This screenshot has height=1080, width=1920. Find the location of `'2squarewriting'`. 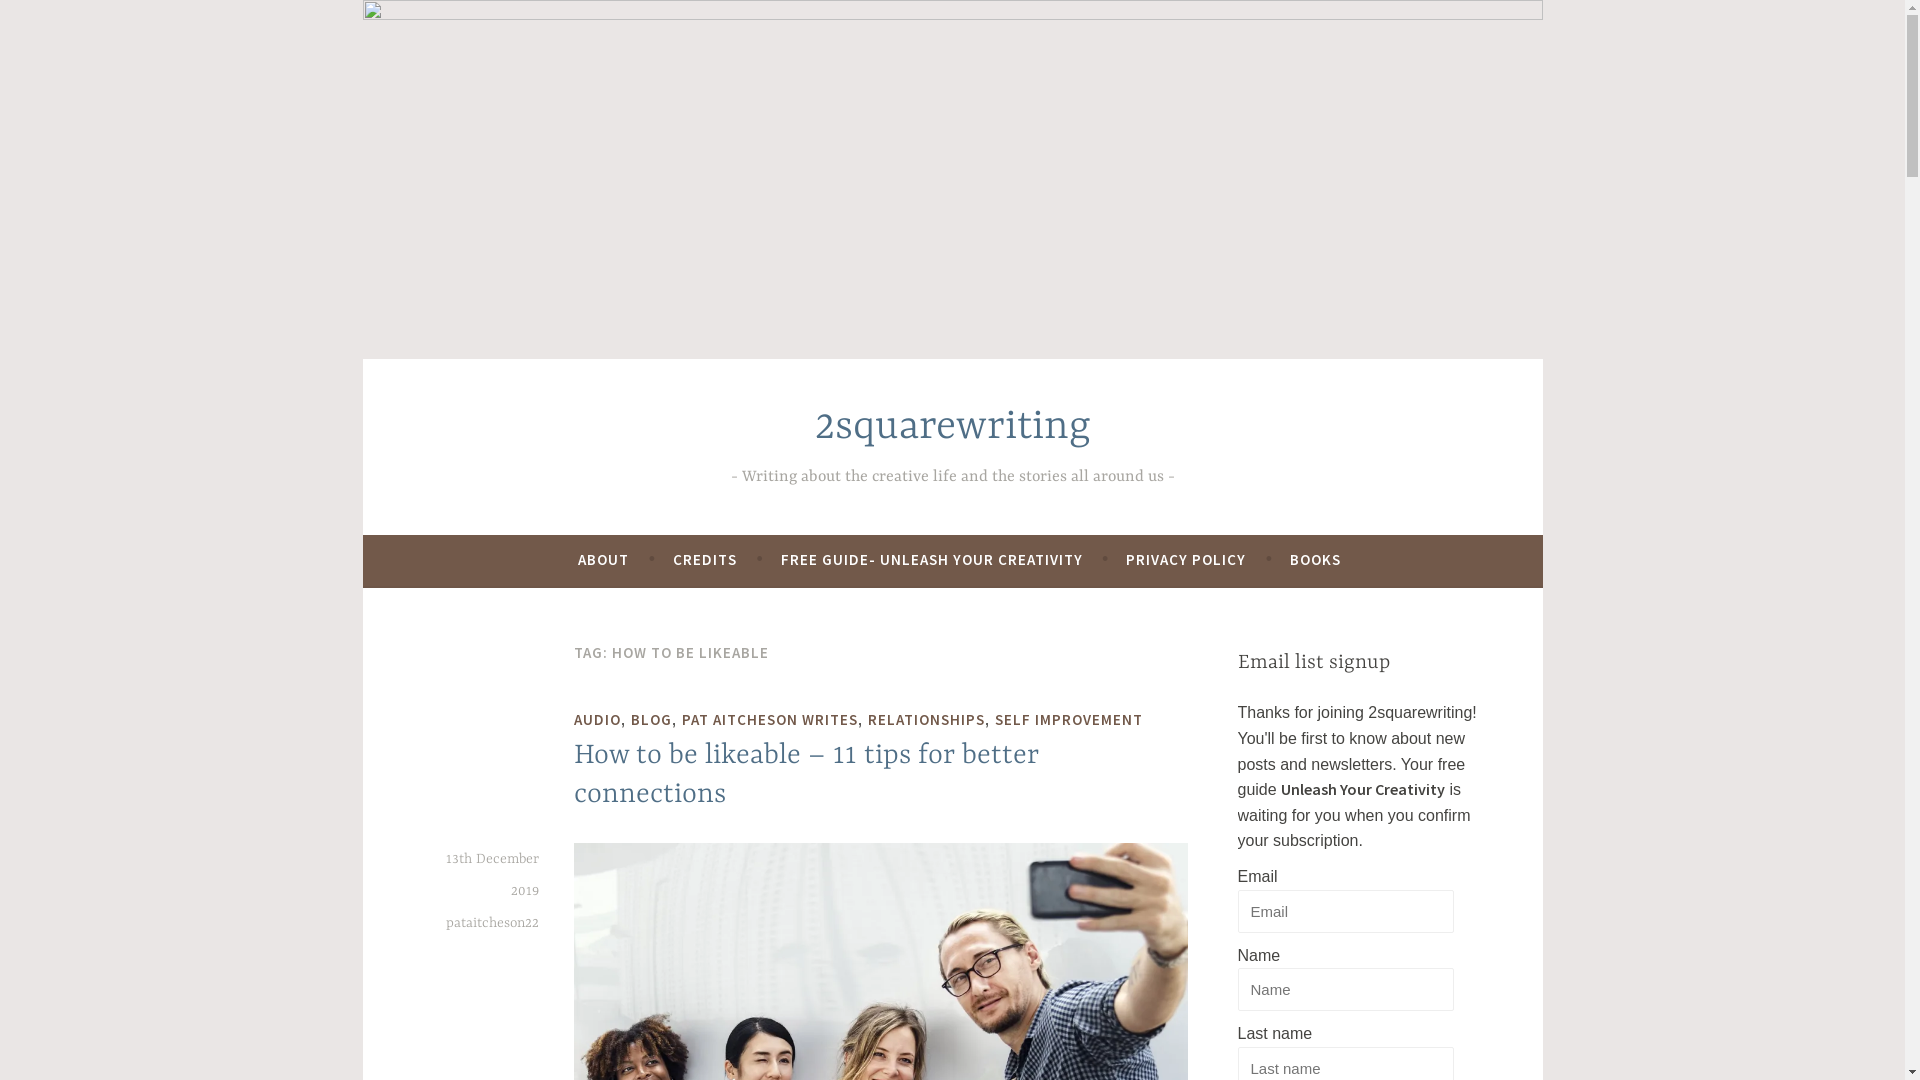

'2squarewriting' is located at coordinates (950, 426).